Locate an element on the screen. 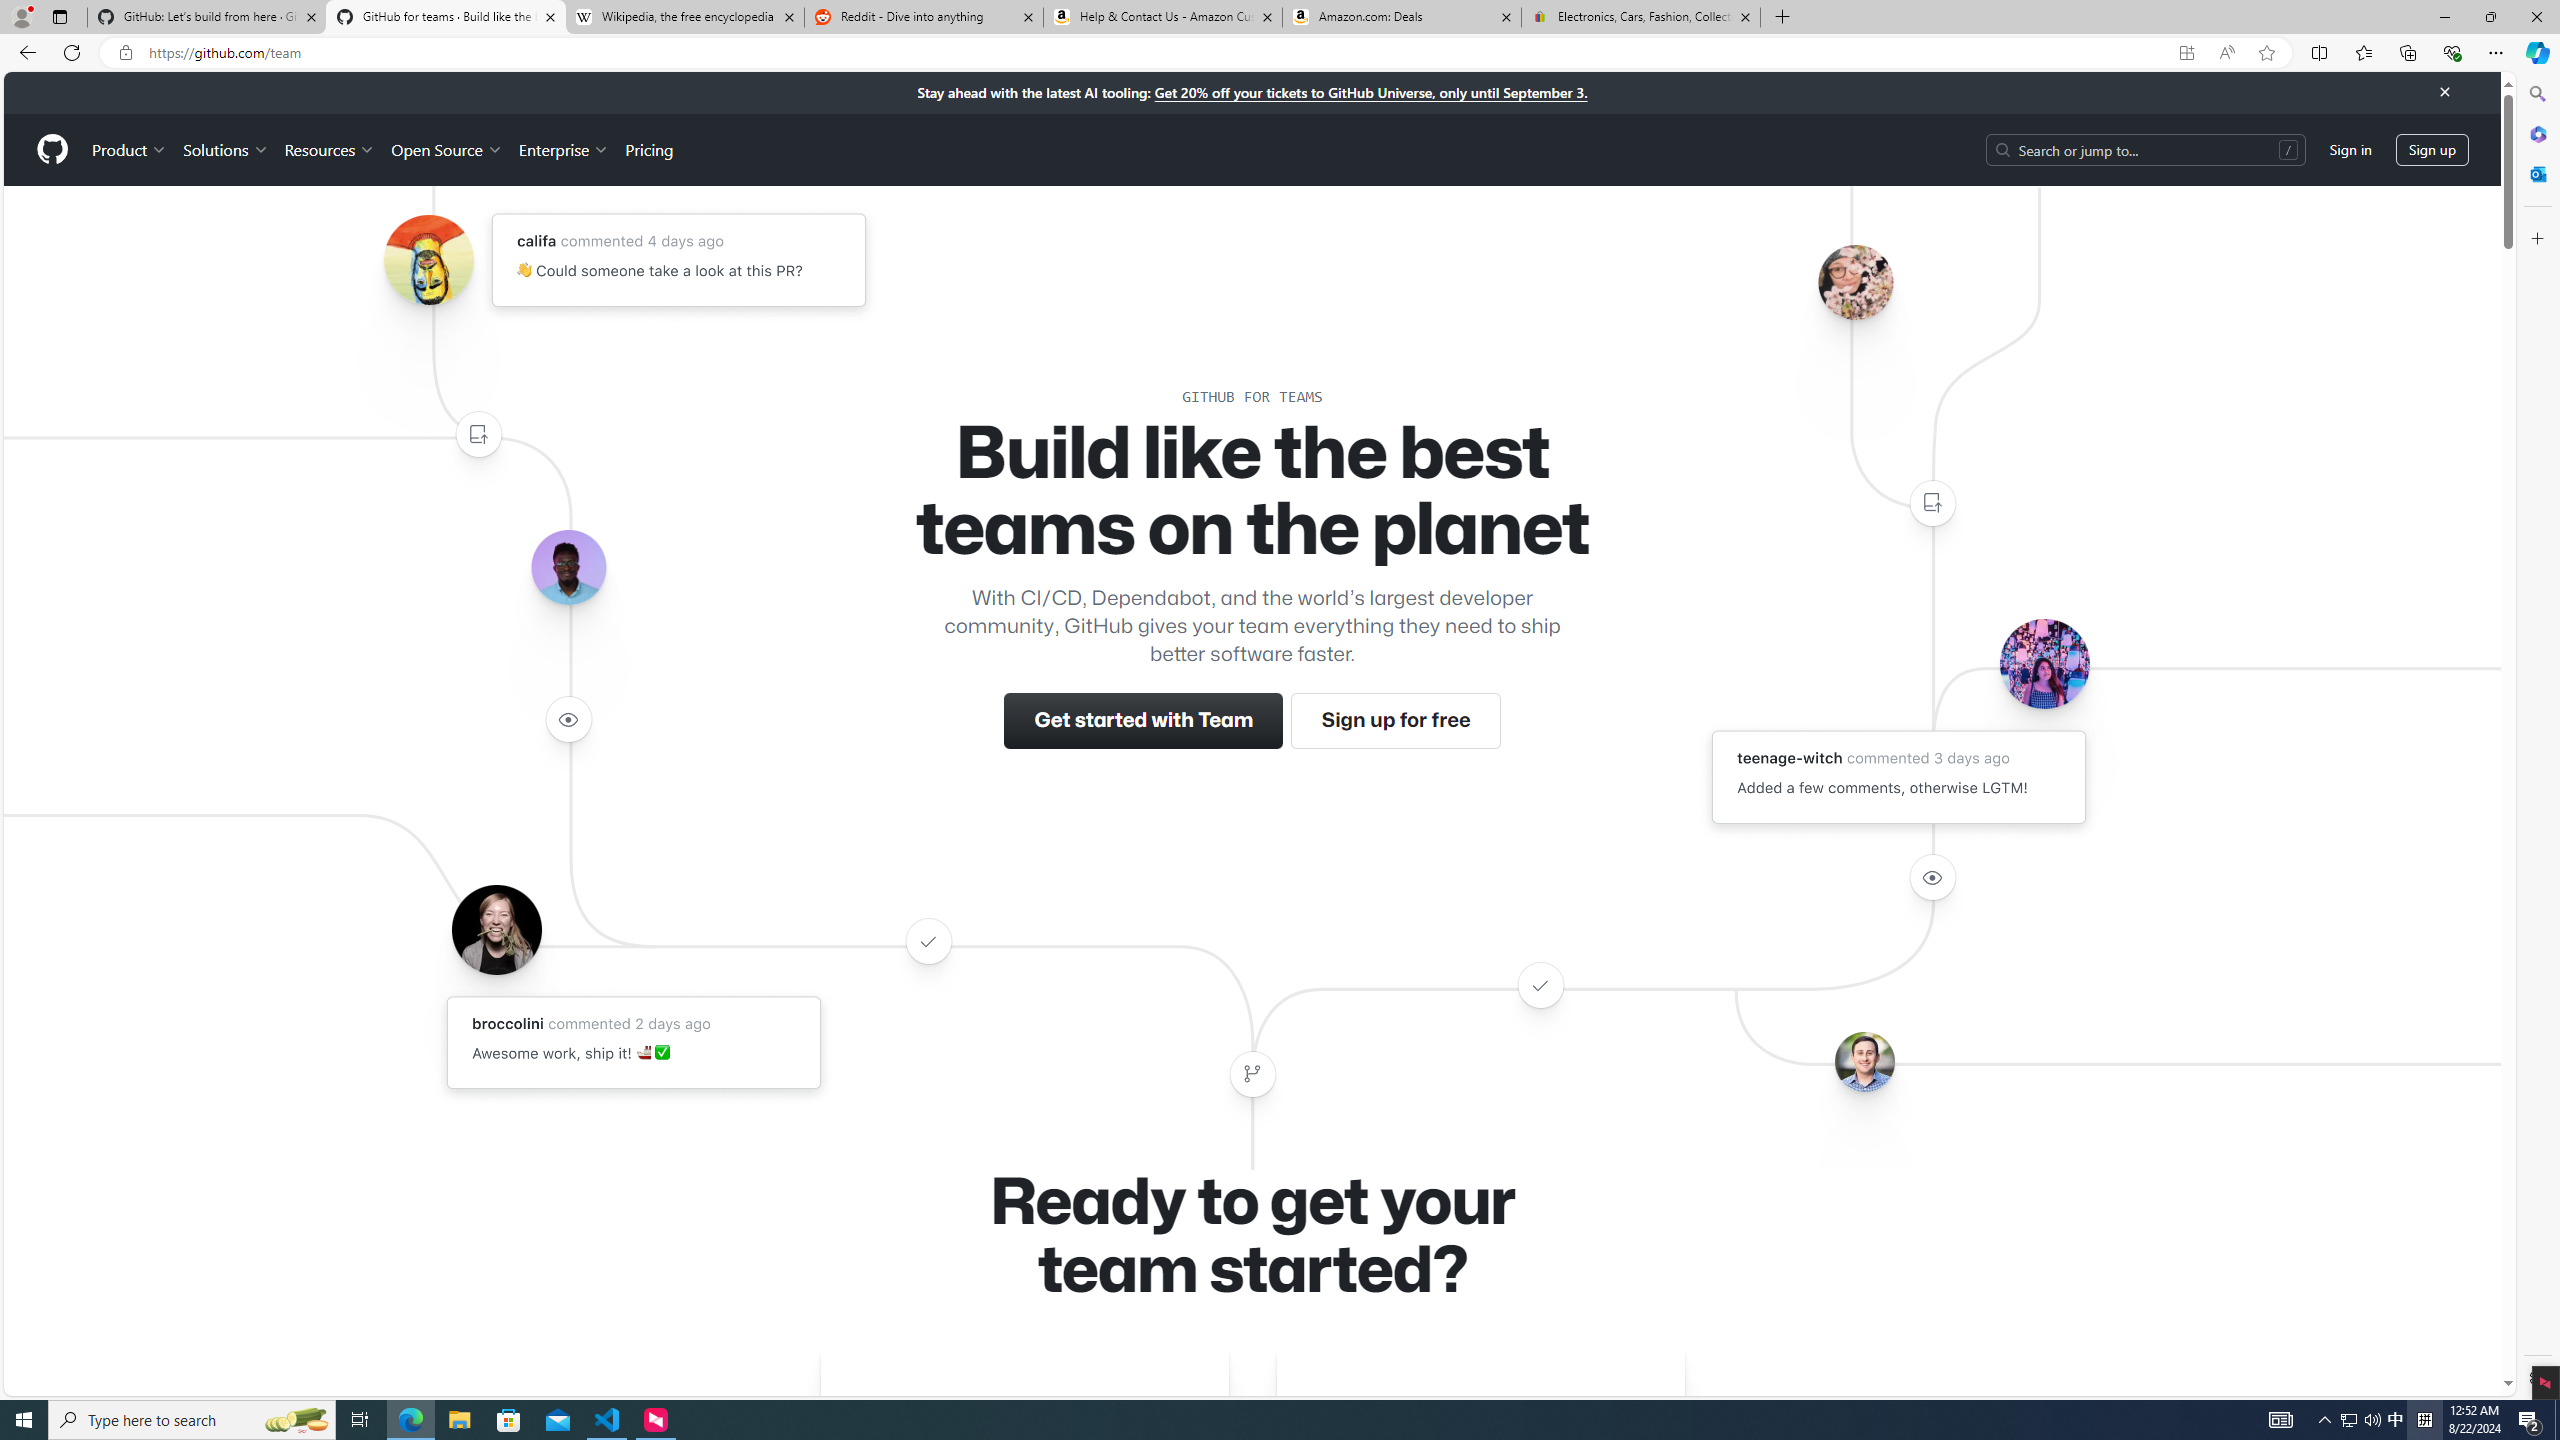 The height and width of the screenshot is (1440, 2560). 'Resources' is located at coordinates (330, 149).